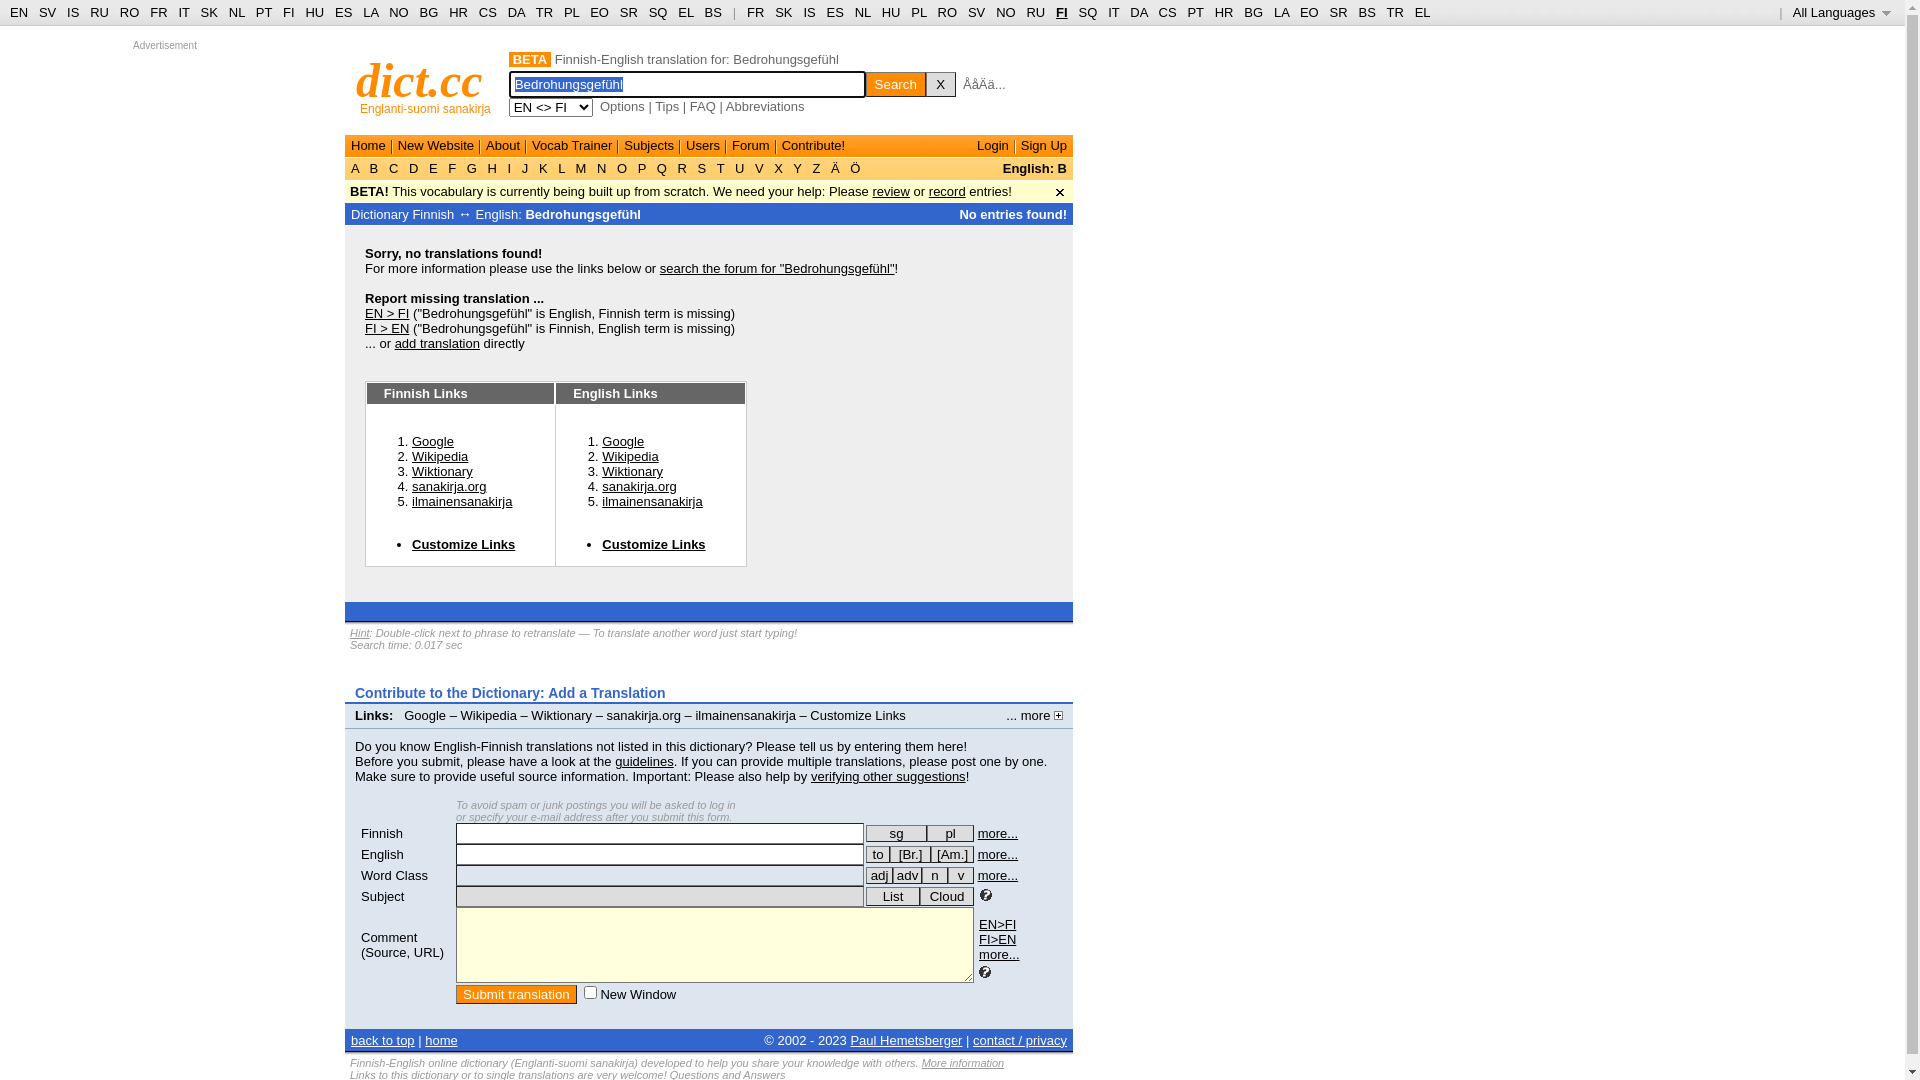 Image resolution: width=1920 pixels, height=1080 pixels. Describe the element at coordinates (128, 12) in the screenshot. I see `'RO'` at that location.